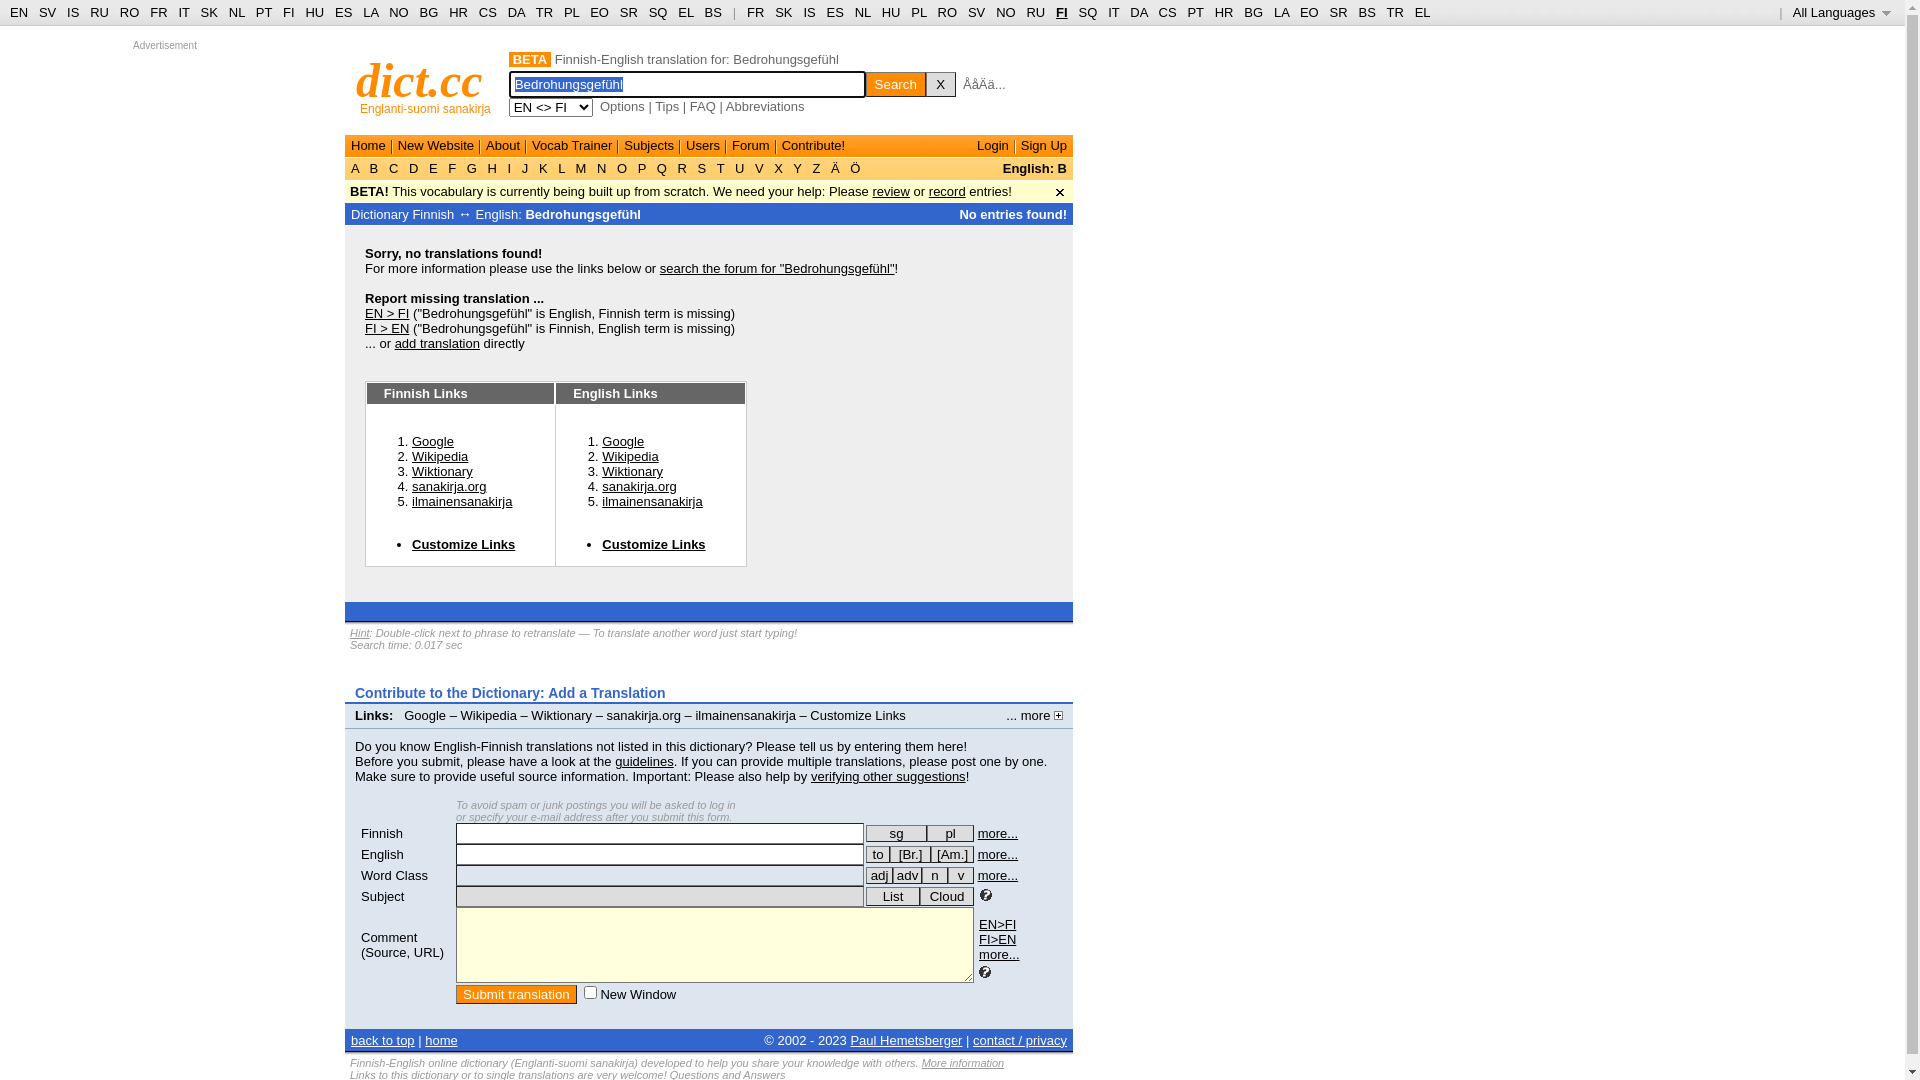 Image resolution: width=1920 pixels, height=1080 pixels. Describe the element at coordinates (128, 12) in the screenshot. I see `'RO'` at that location.